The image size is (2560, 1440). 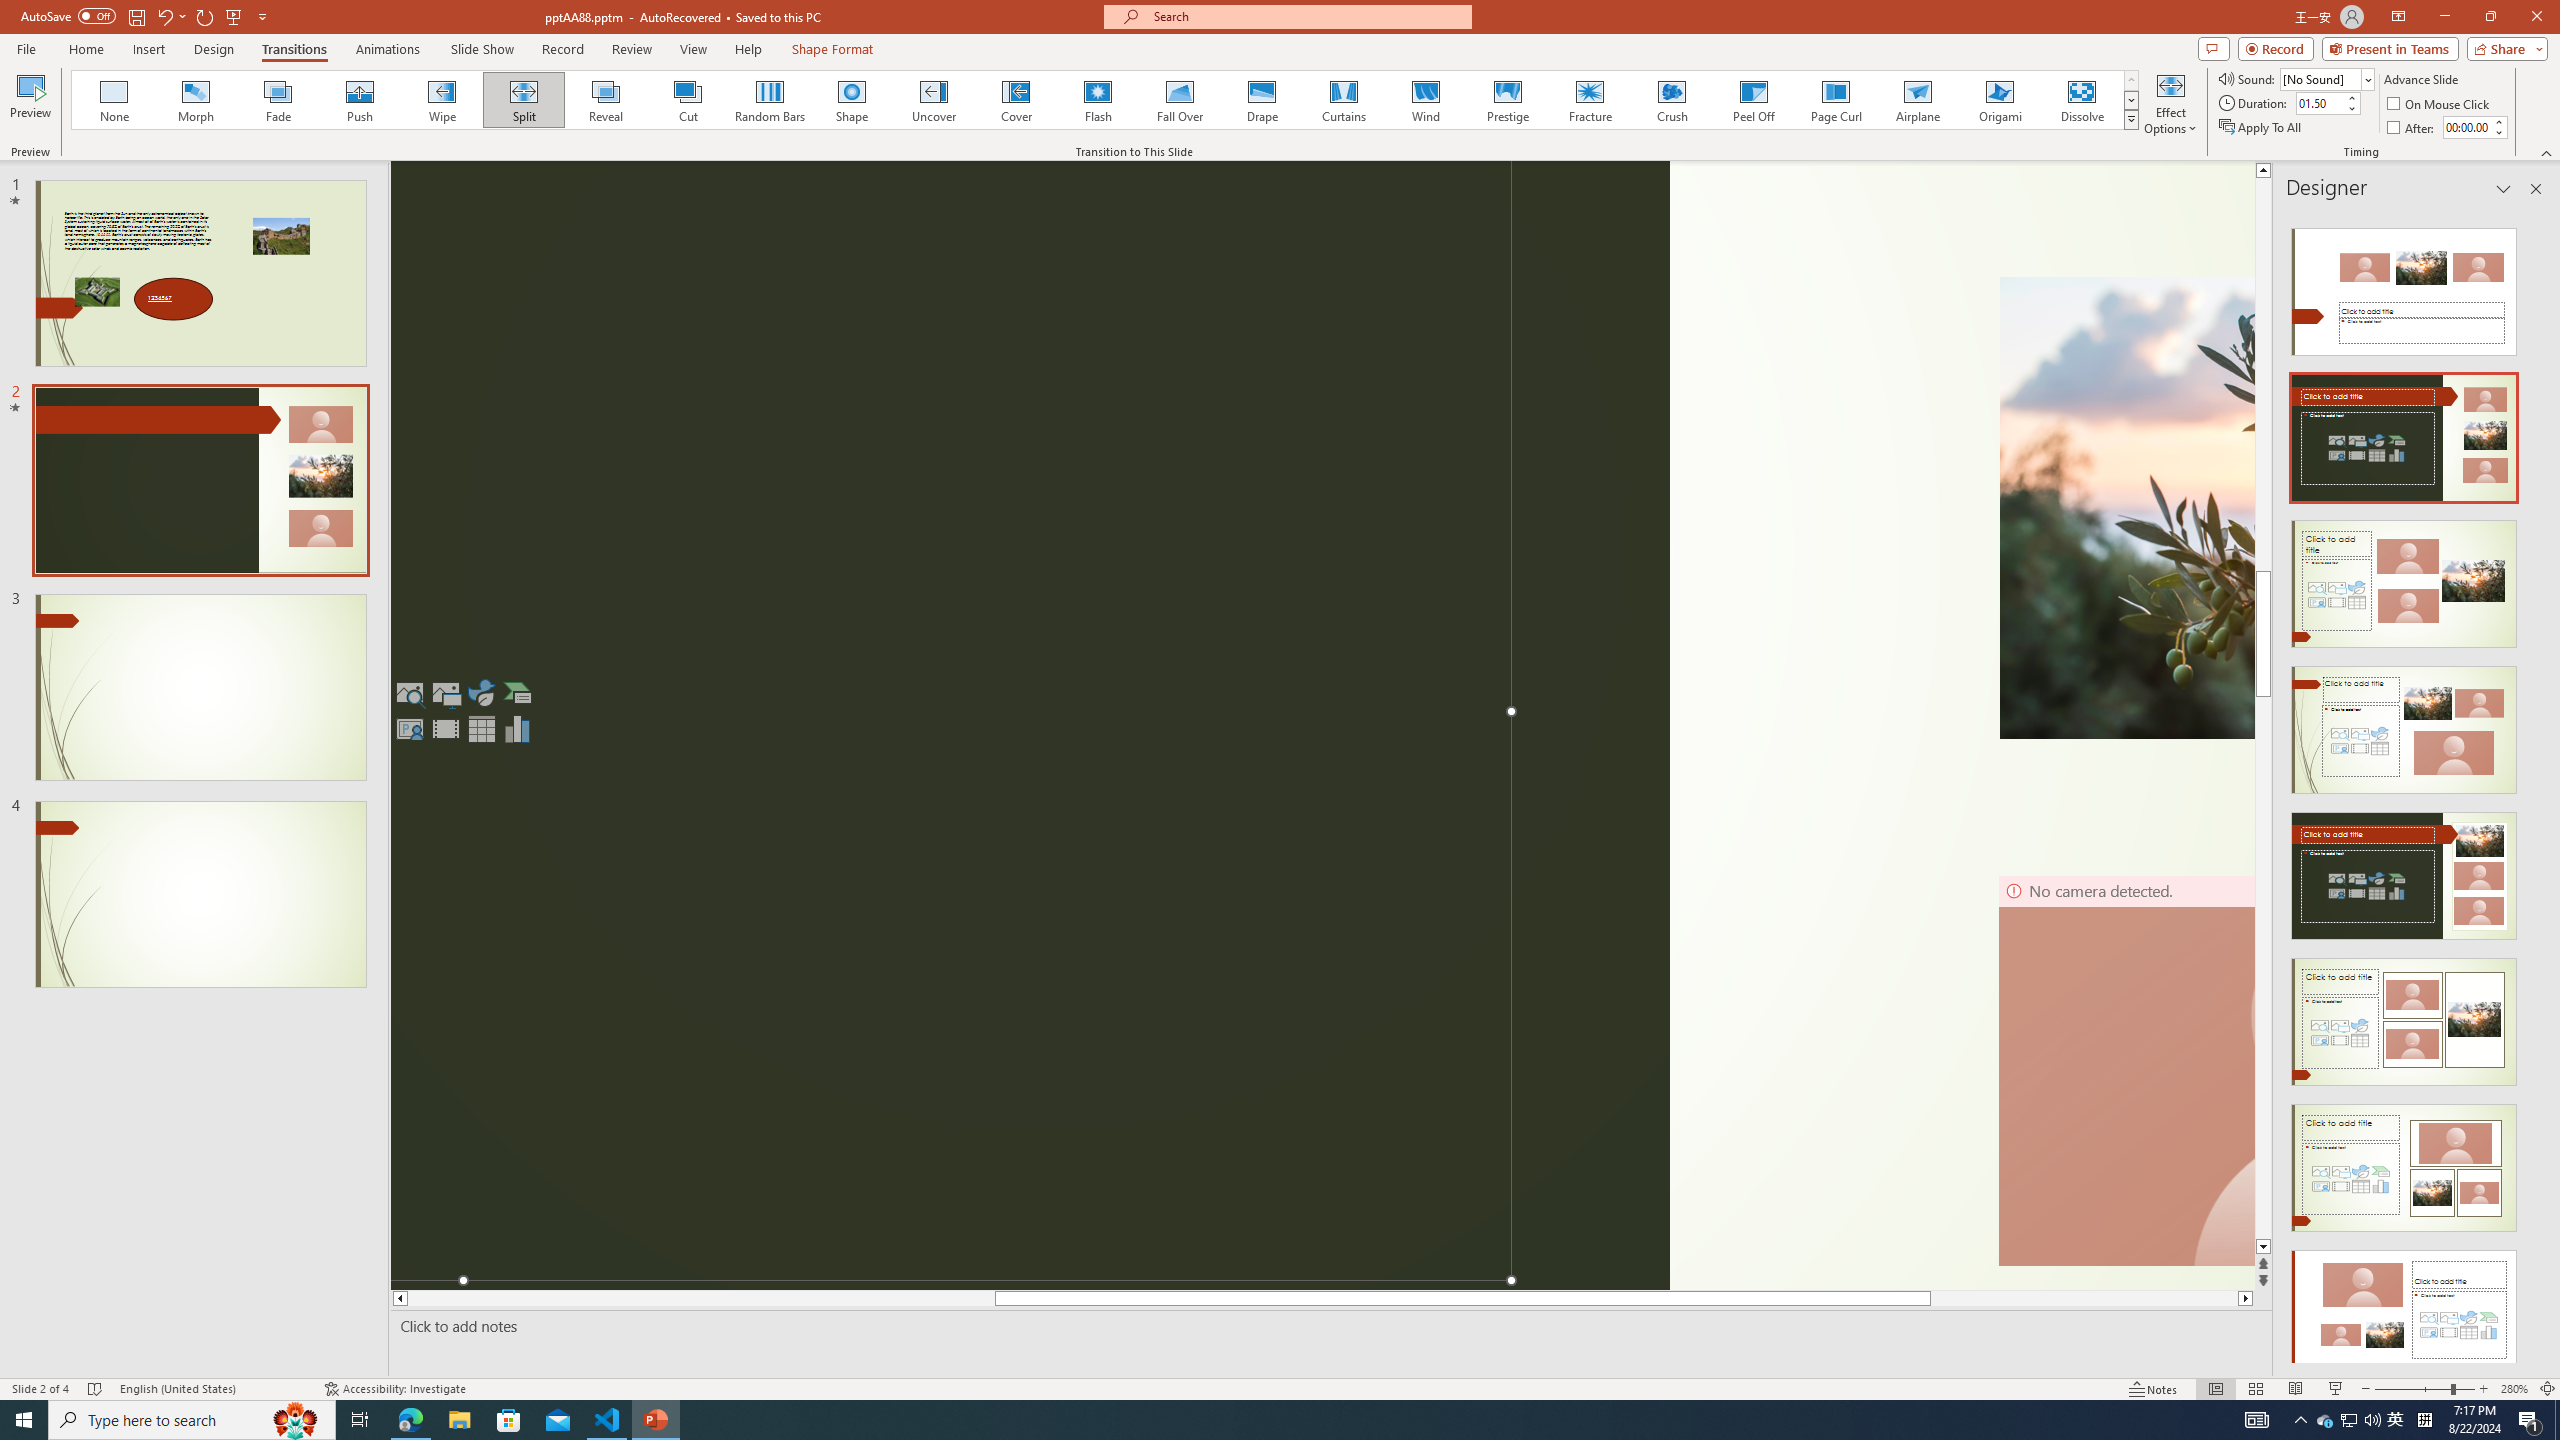 I want to click on 'Class: NetUIScrollBar', so click(x=2533, y=786).